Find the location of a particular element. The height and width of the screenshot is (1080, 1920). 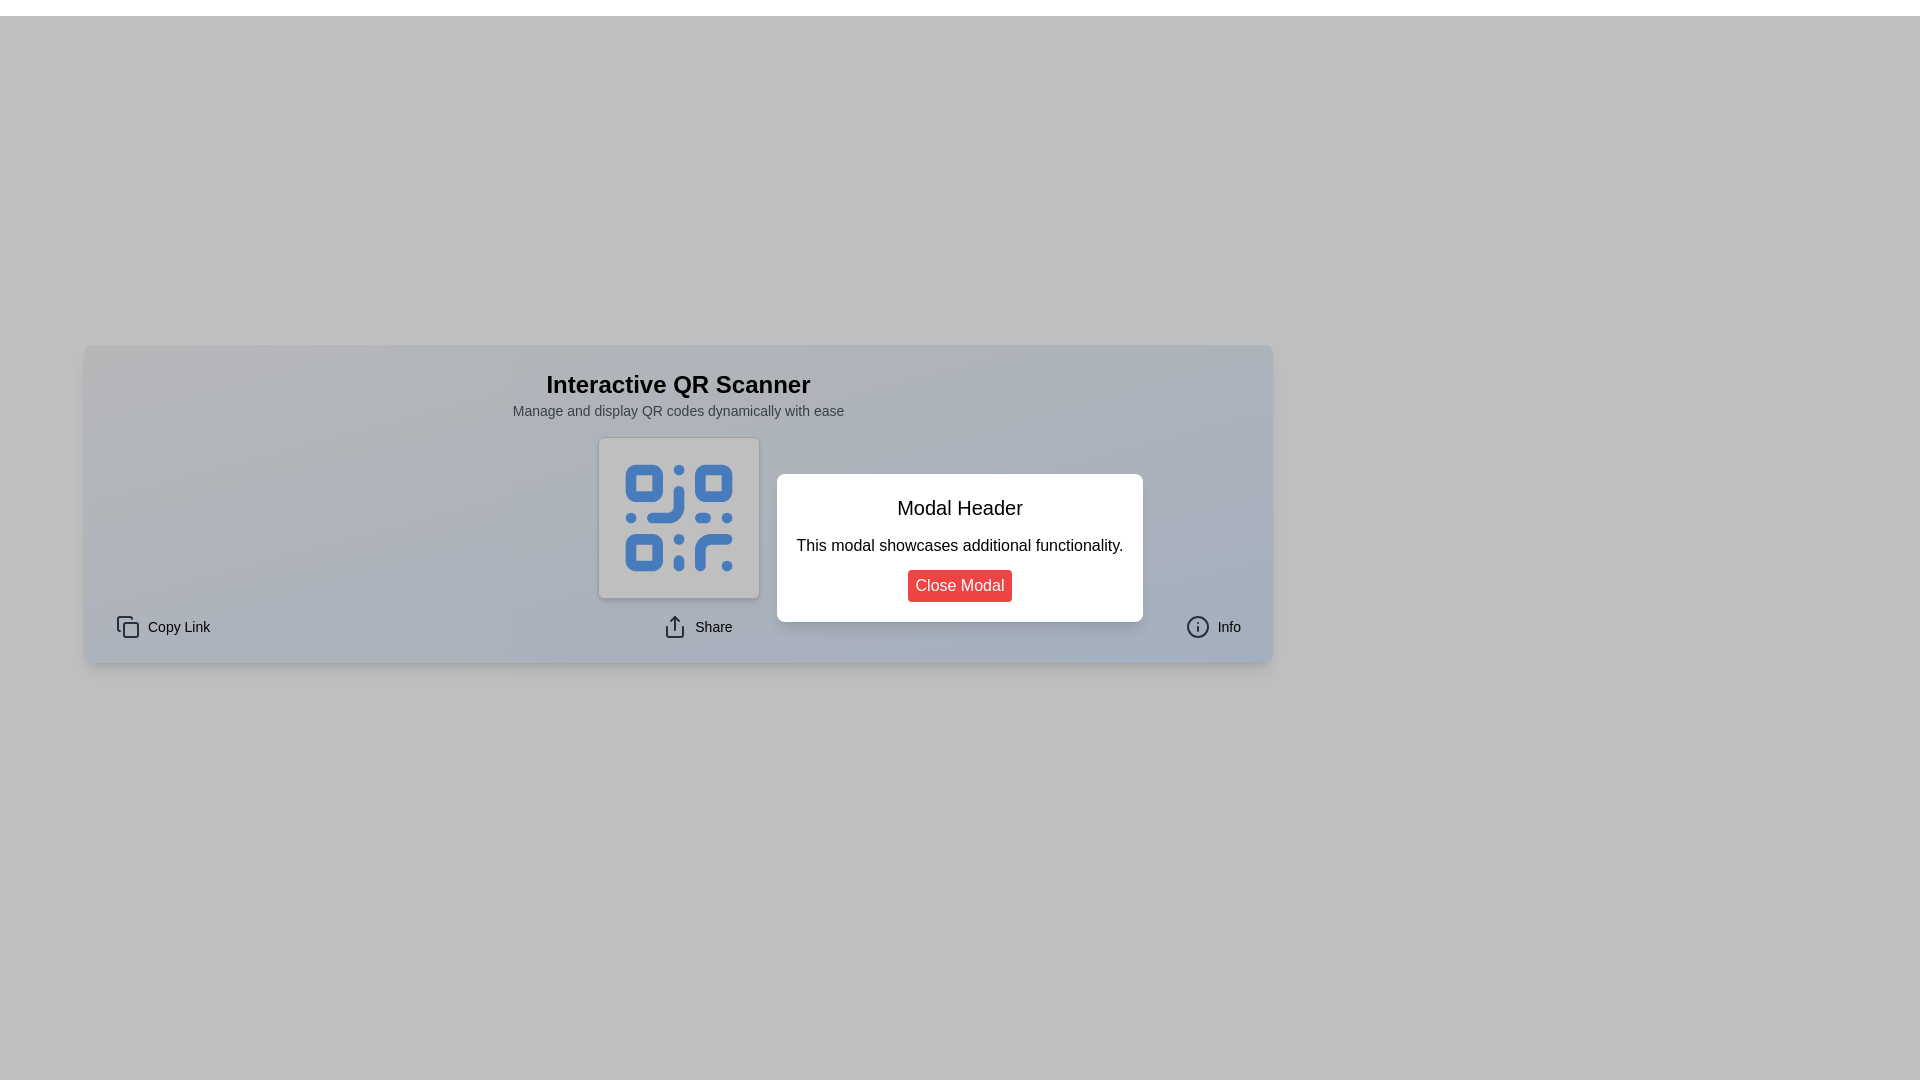

the 'Copy Link' button located at the bottom-left corner of the modal is located at coordinates (163, 626).